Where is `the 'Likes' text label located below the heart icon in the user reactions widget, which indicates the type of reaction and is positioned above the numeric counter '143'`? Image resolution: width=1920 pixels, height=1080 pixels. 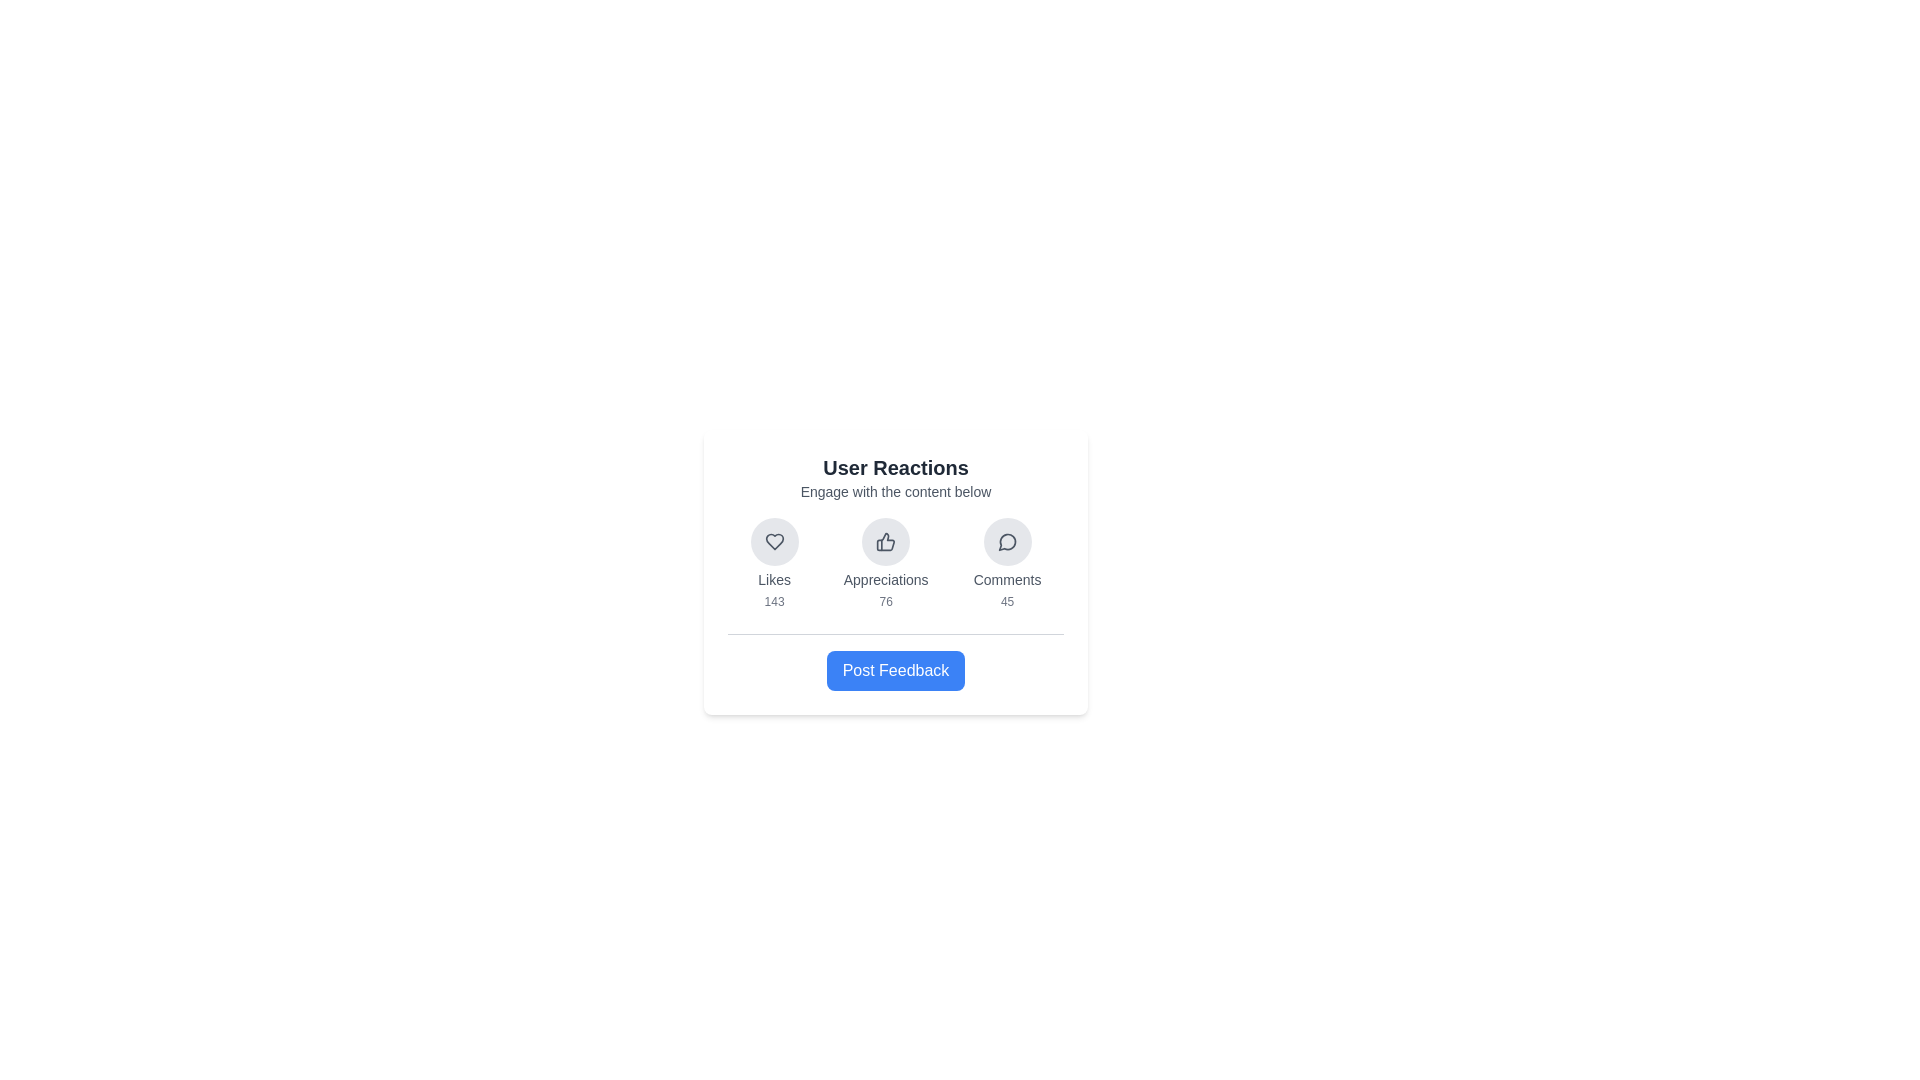 the 'Likes' text label located below the heart icon in the user reactions widget, which indicates the type of reaction and is positioned above the numeric counter '143' is located at coordinates (773, 579).